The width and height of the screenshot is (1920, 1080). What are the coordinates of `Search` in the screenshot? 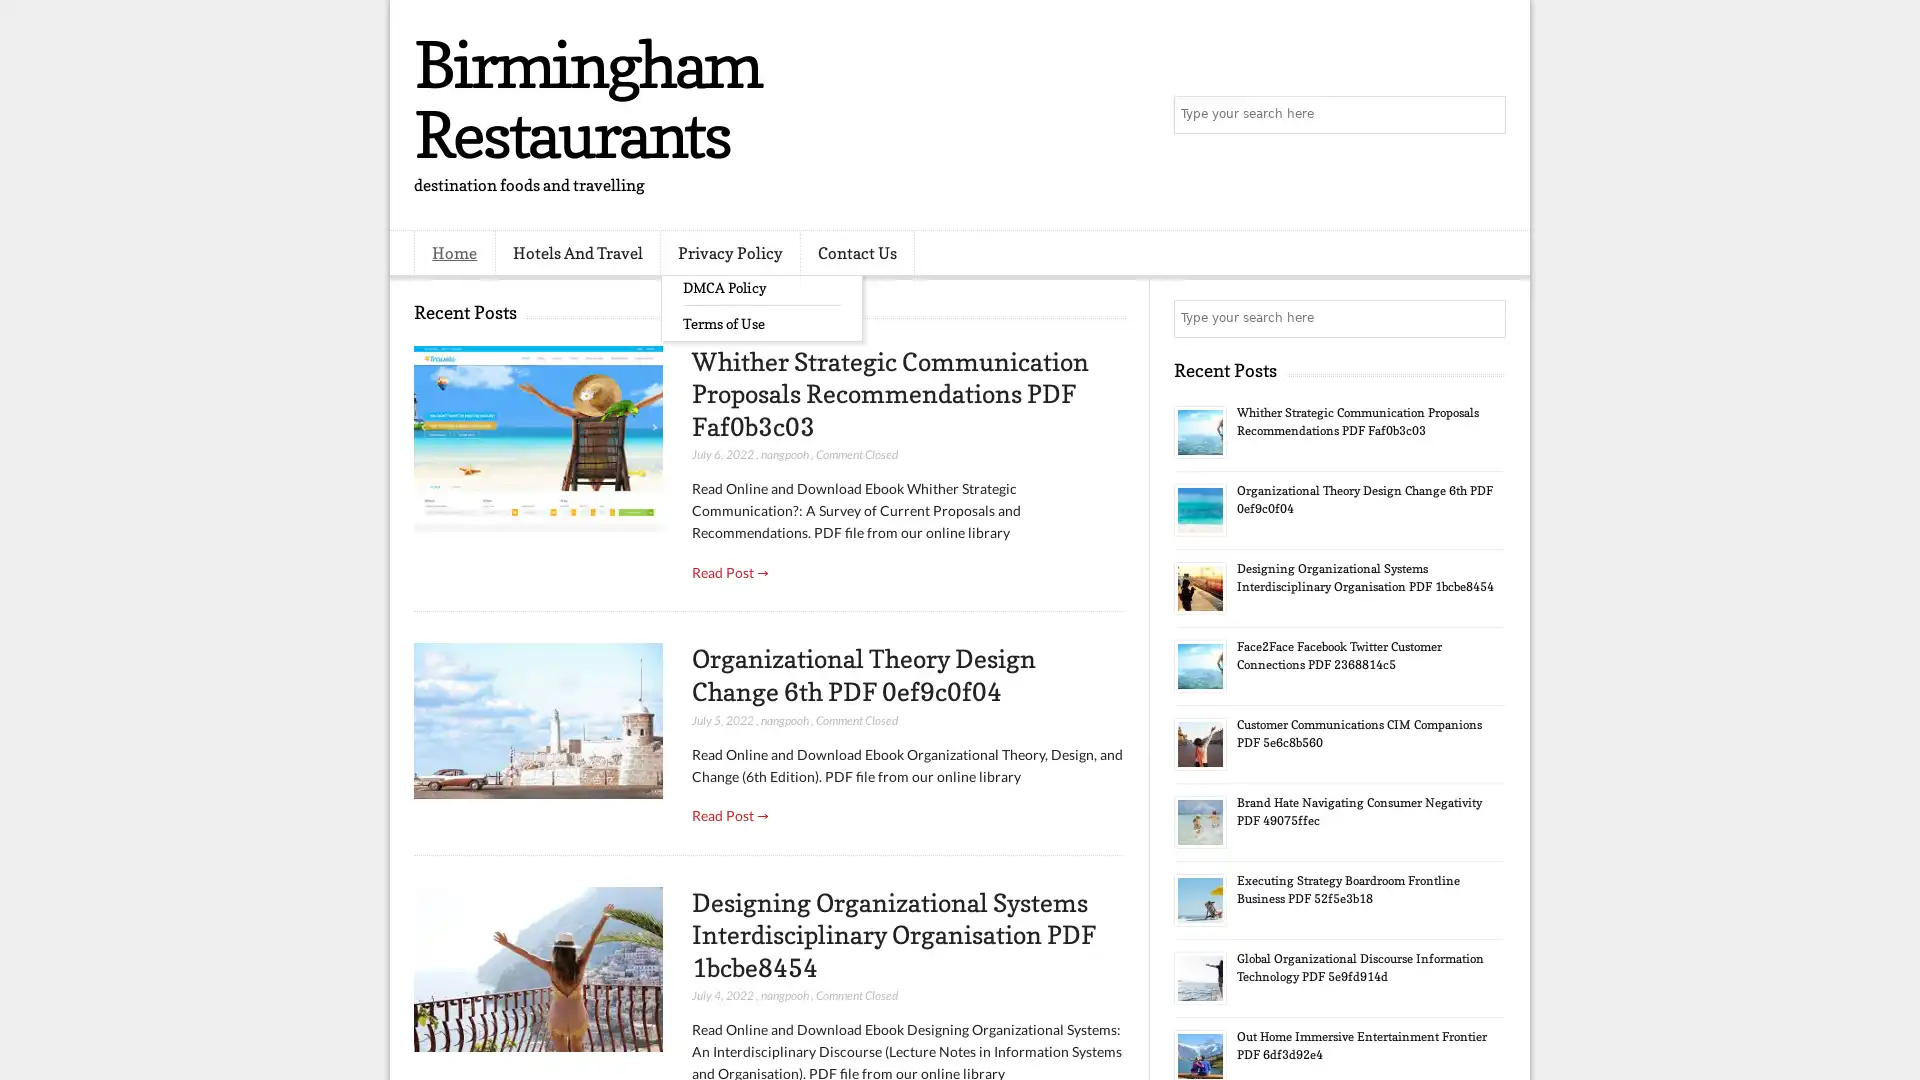 It's located at (1485, 115).